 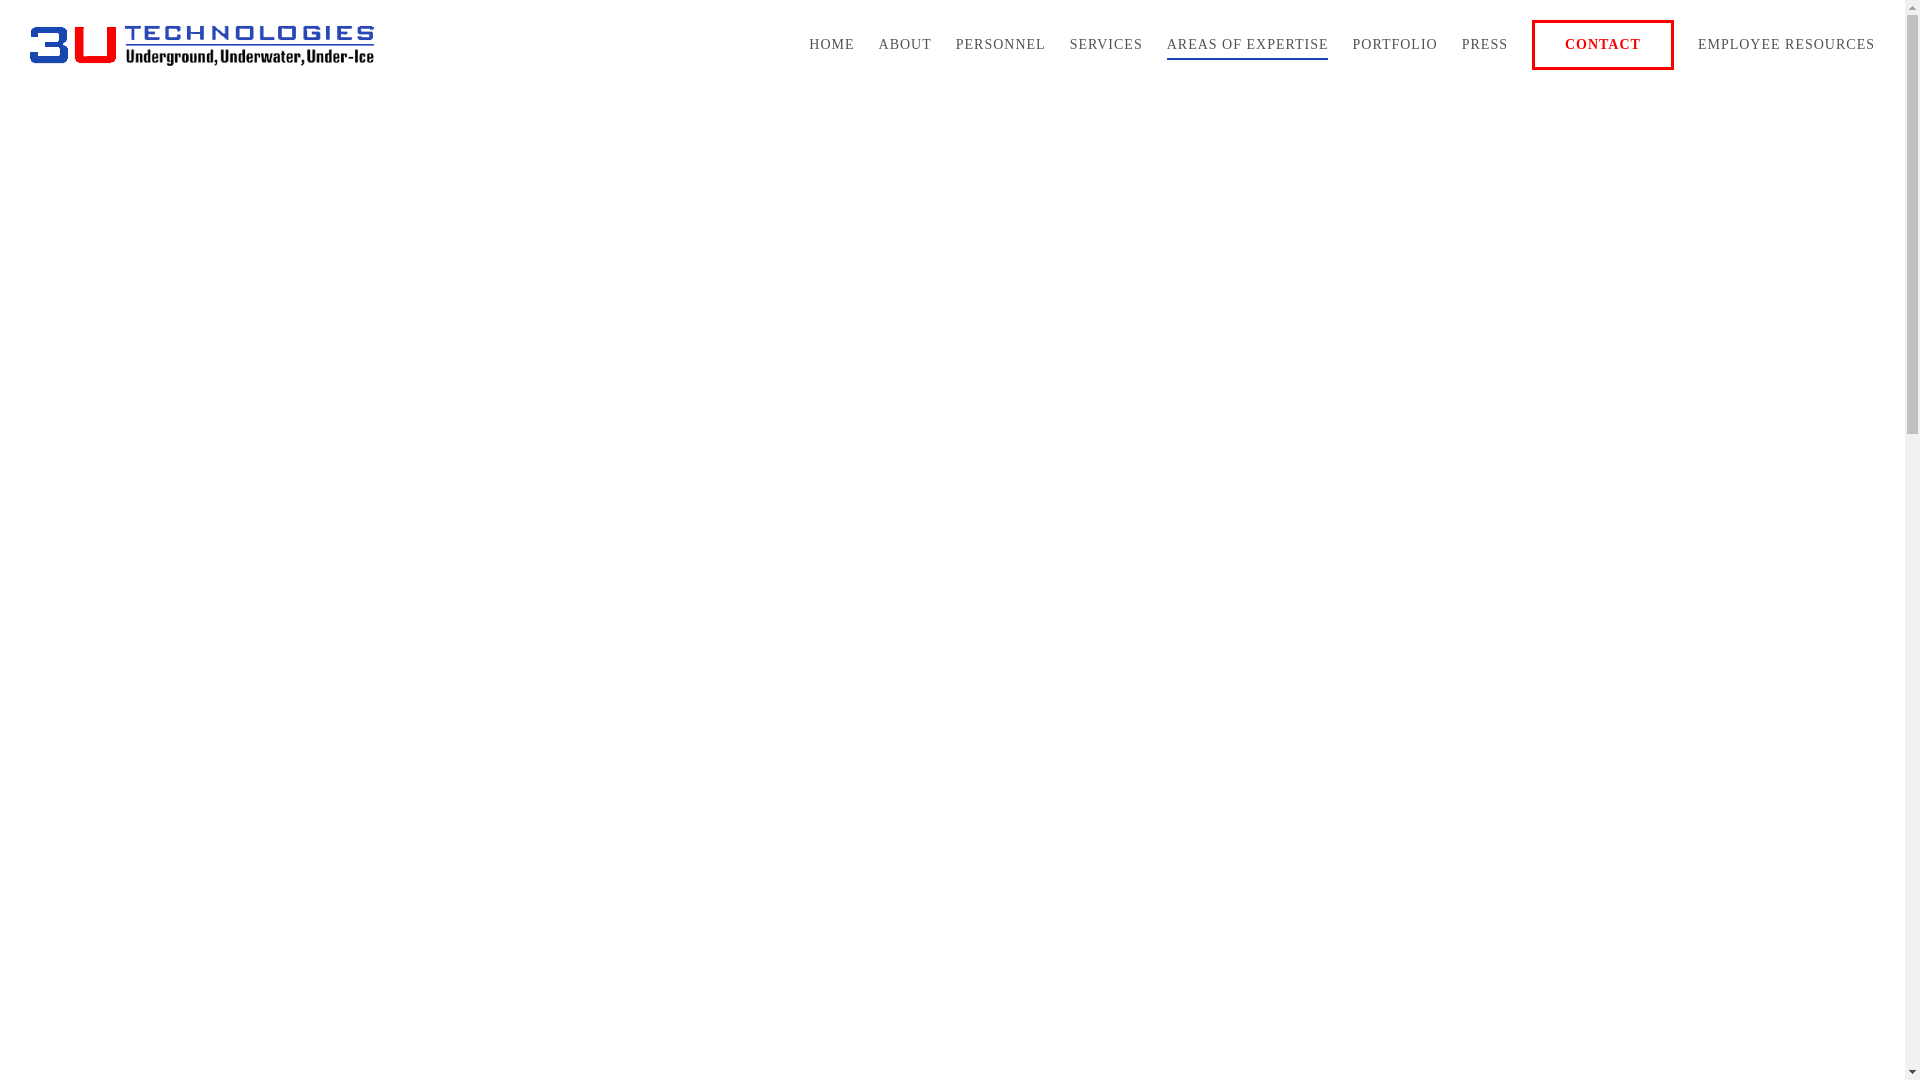 What do you see at coordinates (1786, 45) in the screenshot?
I see `'EMPLOYEE RESOURCES'` at bounding box center [1786, 45].